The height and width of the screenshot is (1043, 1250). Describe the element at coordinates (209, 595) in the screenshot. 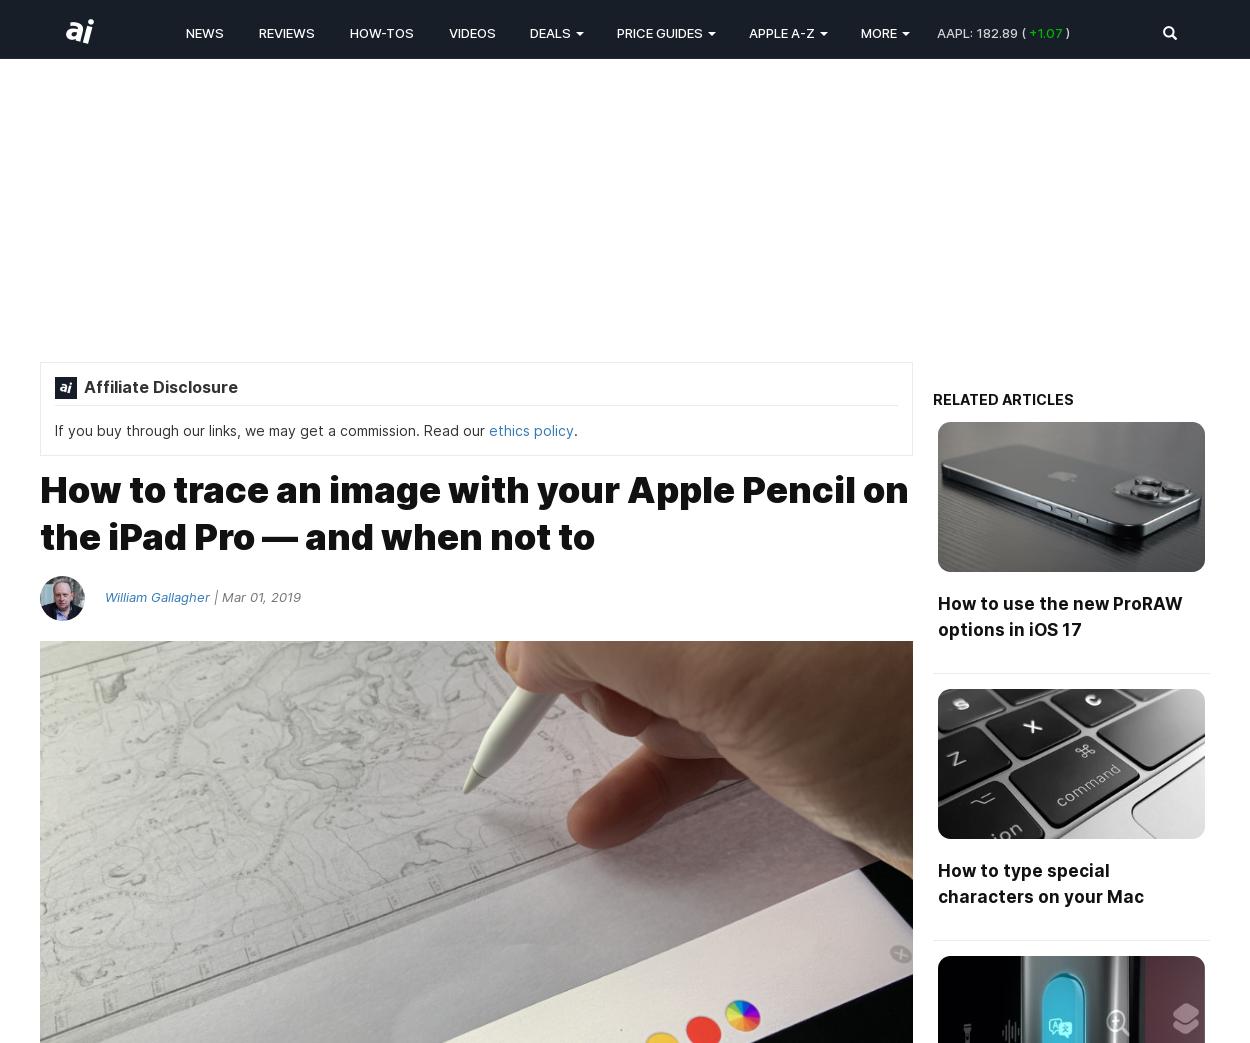

I see `'|'` at that location.